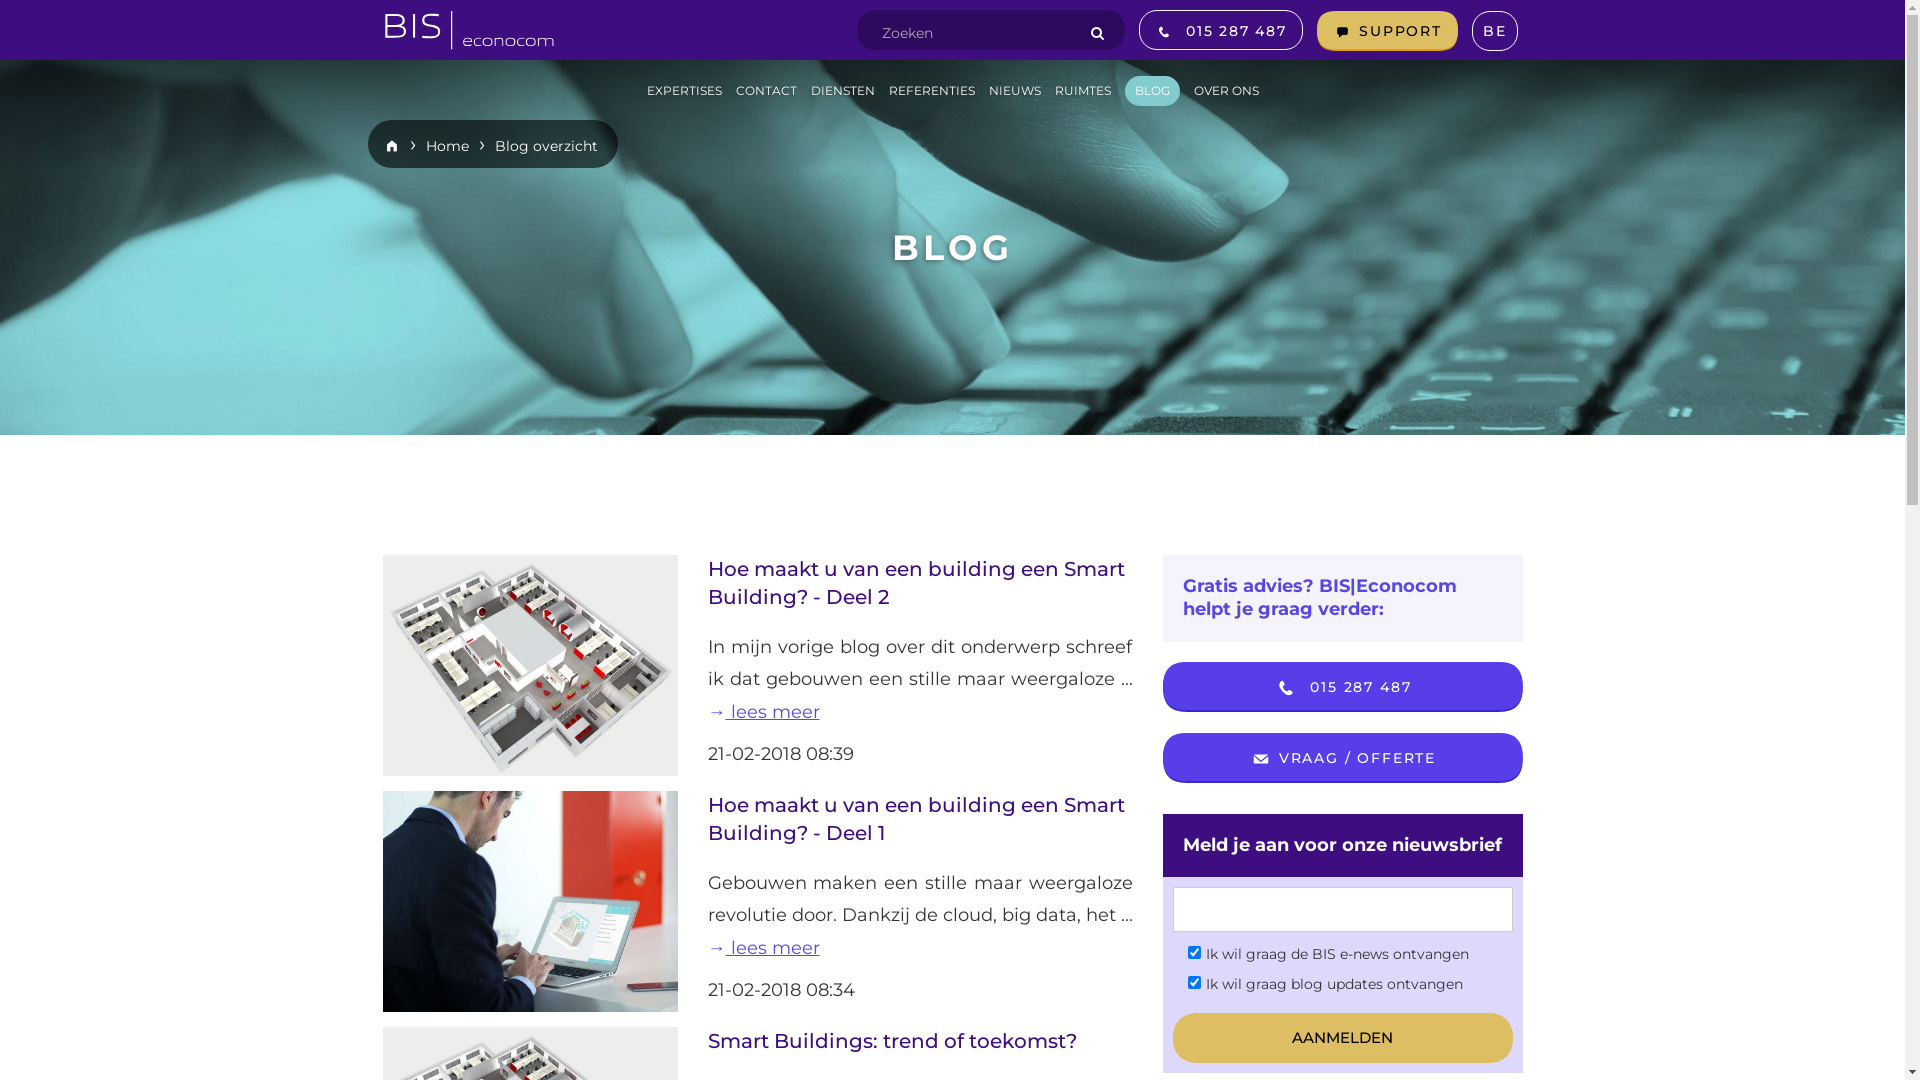 The image size is (1920, 1080). Describe the element at coordinates (1161, 685) in the screenshot. I see `'015 287 487'` at that location.